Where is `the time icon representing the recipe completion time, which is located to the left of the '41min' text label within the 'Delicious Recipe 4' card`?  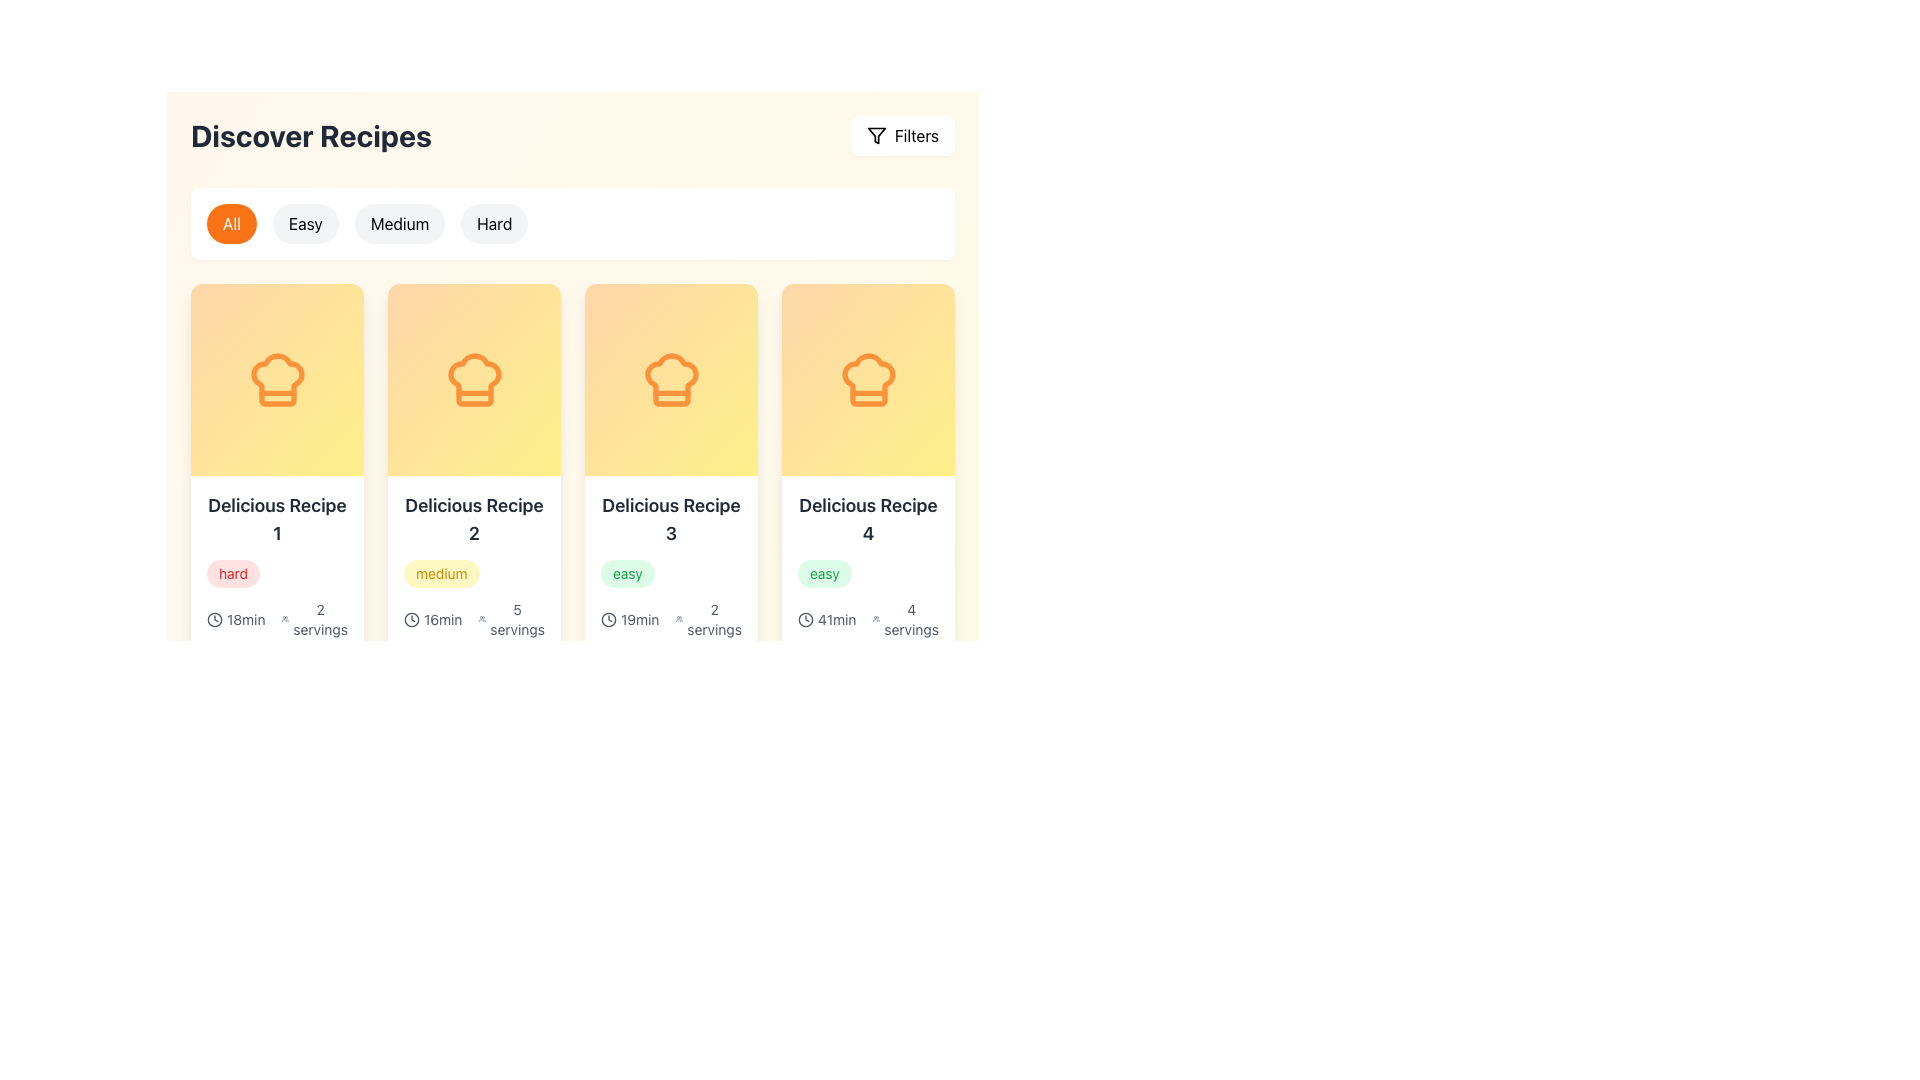
the time icon representing the recipe completion time, which is located to the left of the '41min' text label within the 'Delicious Recipe 4' card is located at coordinates (806, 619).